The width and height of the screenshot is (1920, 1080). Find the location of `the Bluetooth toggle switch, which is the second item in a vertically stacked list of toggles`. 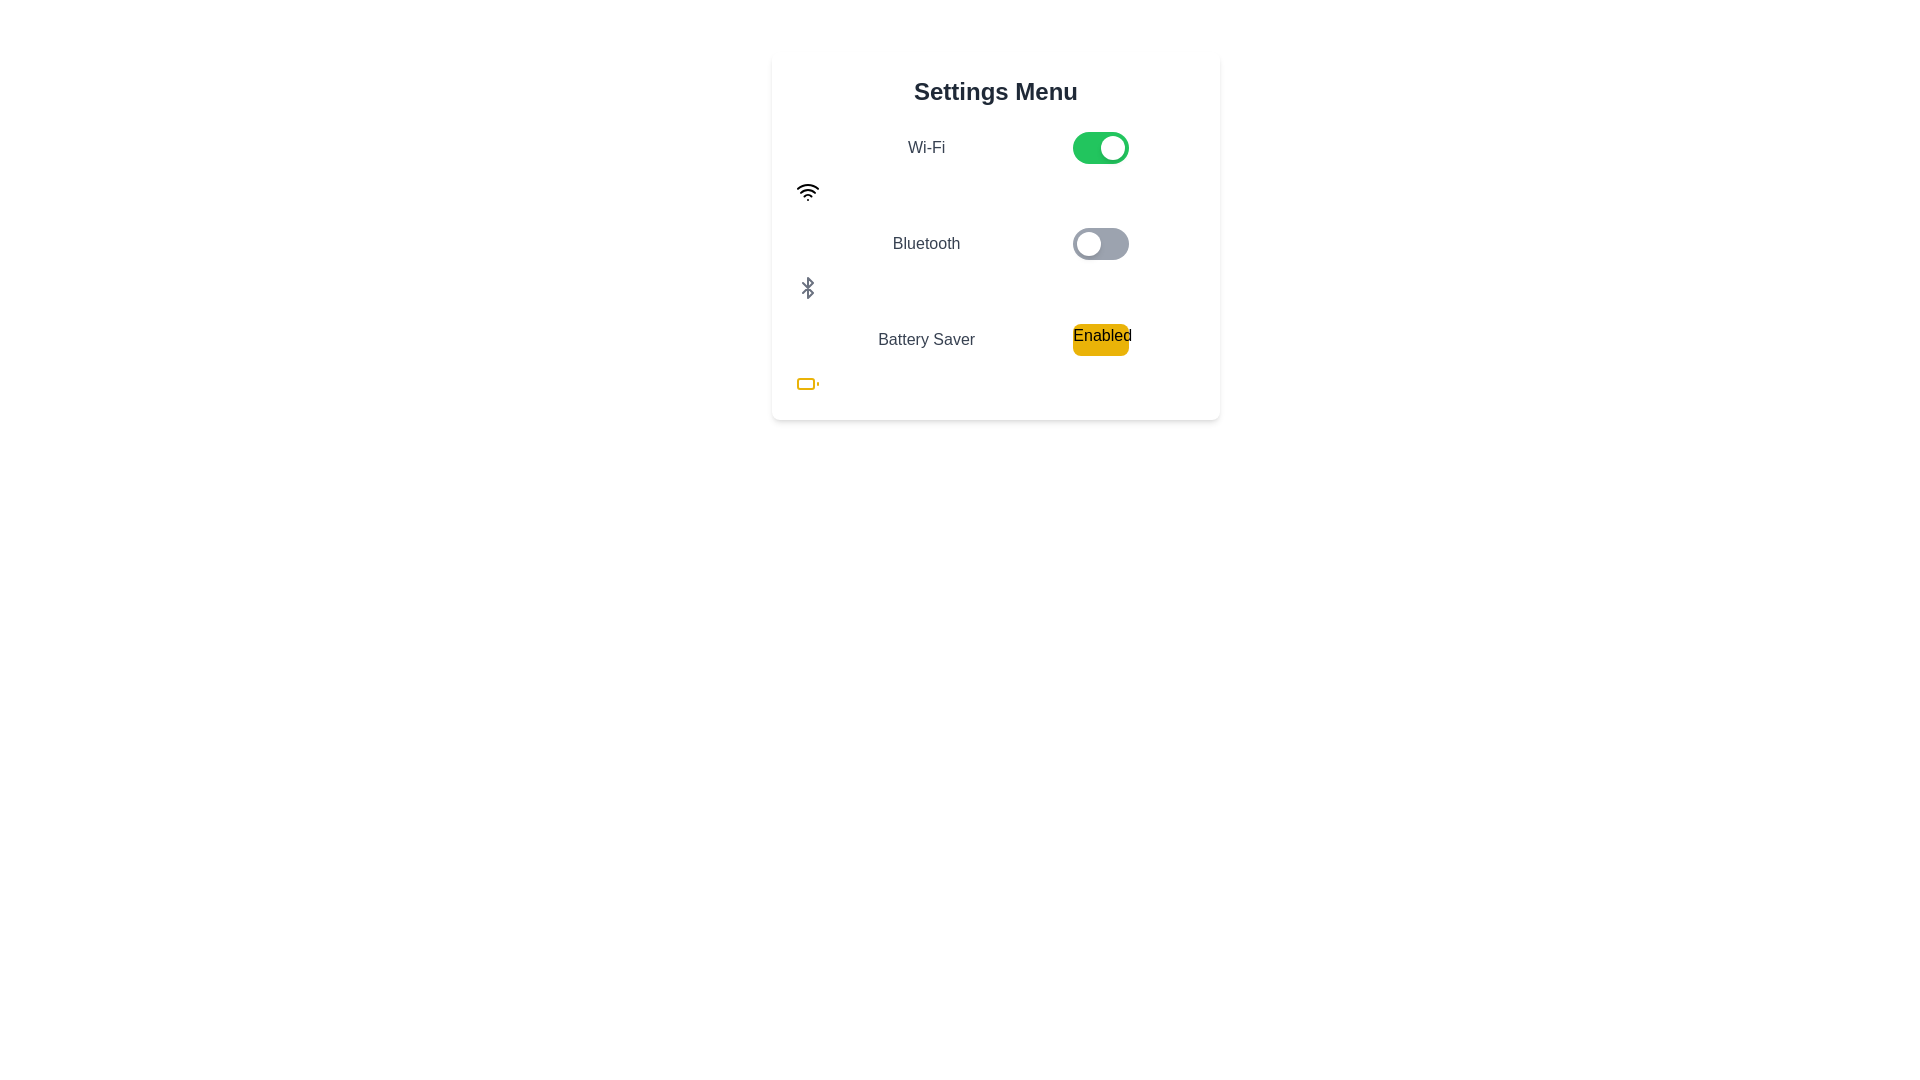

the Bluetooth toggle switch, which is the second item in a vertically stacked list of toggles is located at coordinates (996, 262).